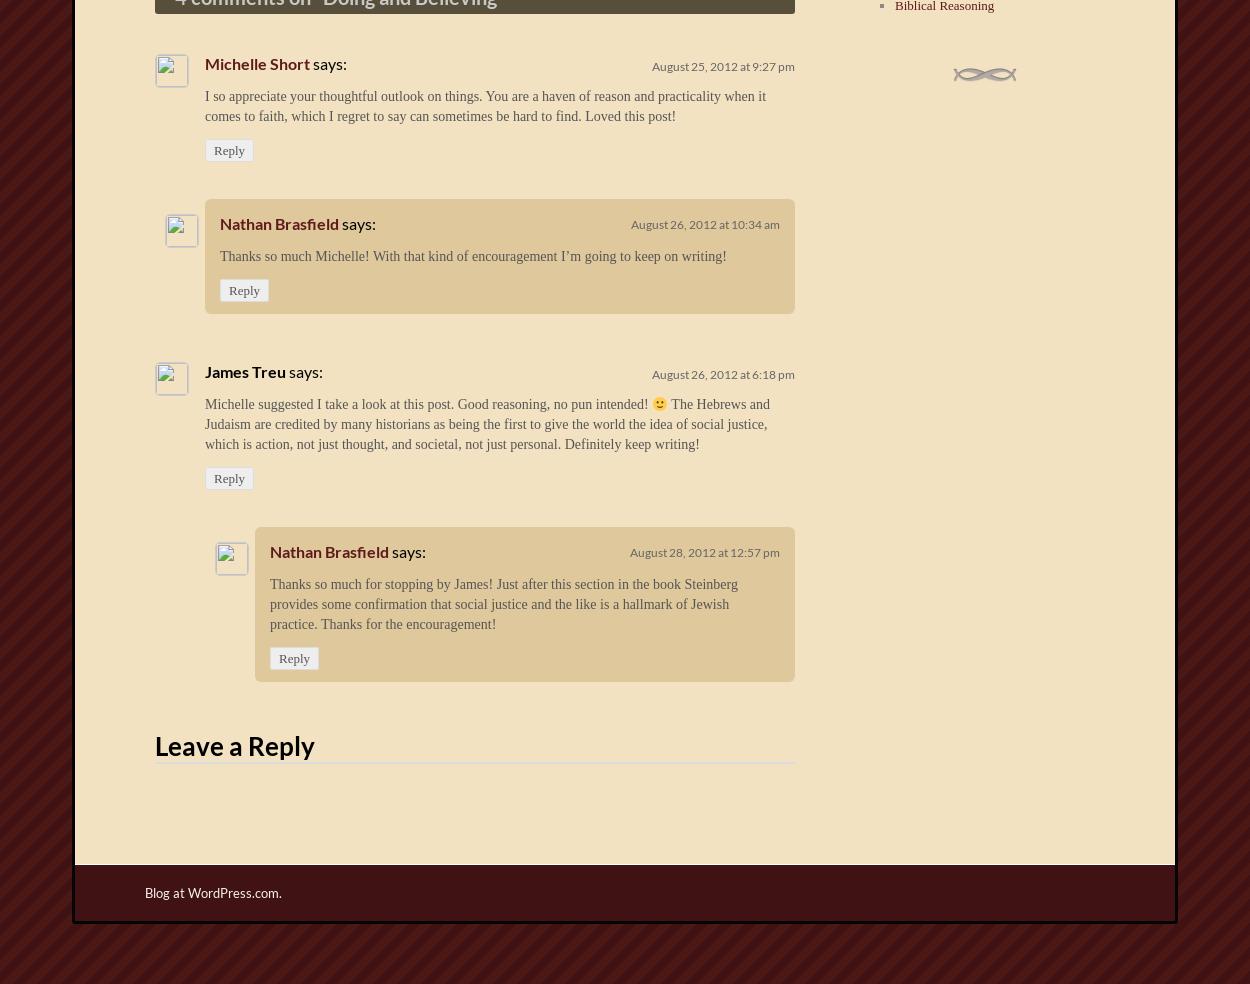 The width and height of the screenshot is (1250, 984). Describe the element at coordinates (722, 374) in the screenshot. I see `'August 26, 2012 at 6:18 pm'` at that location.